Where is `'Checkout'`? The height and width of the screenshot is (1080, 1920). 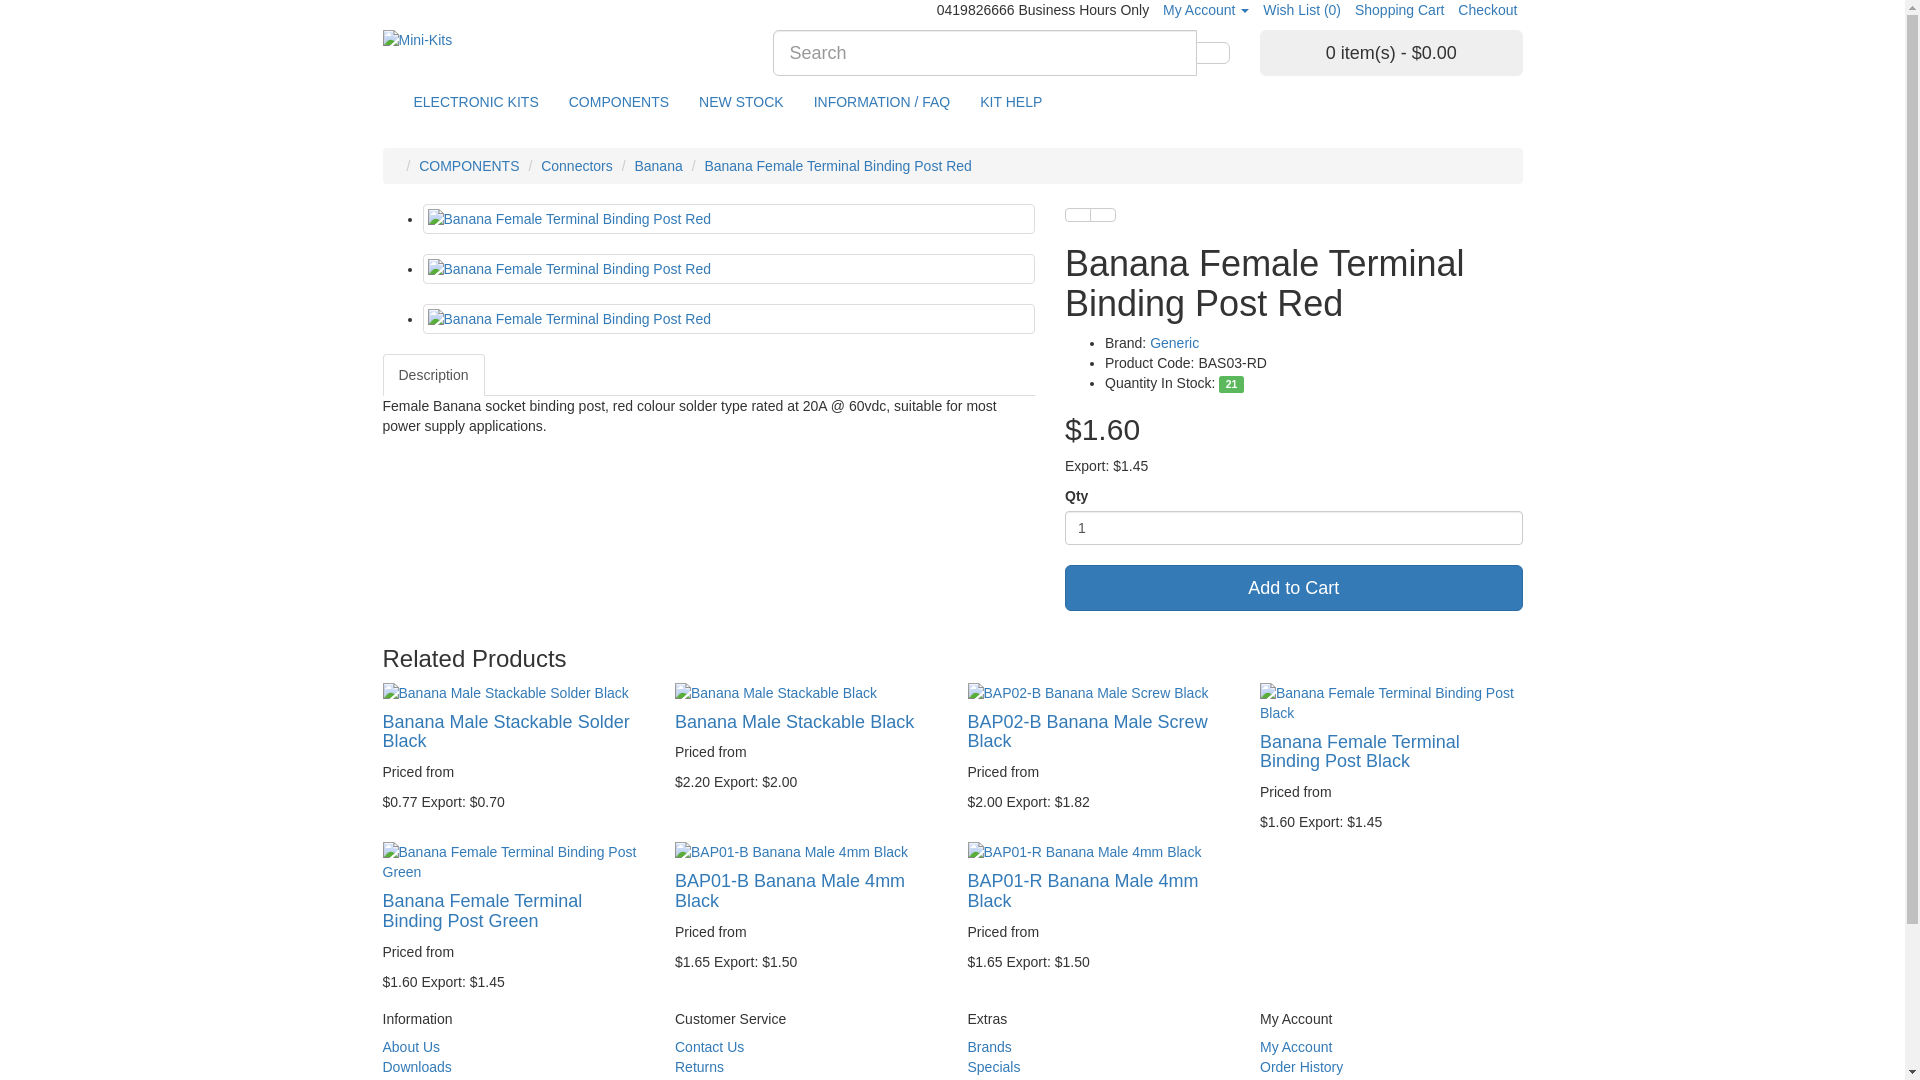
'Checkout' is located at coordinates (1487, 10).